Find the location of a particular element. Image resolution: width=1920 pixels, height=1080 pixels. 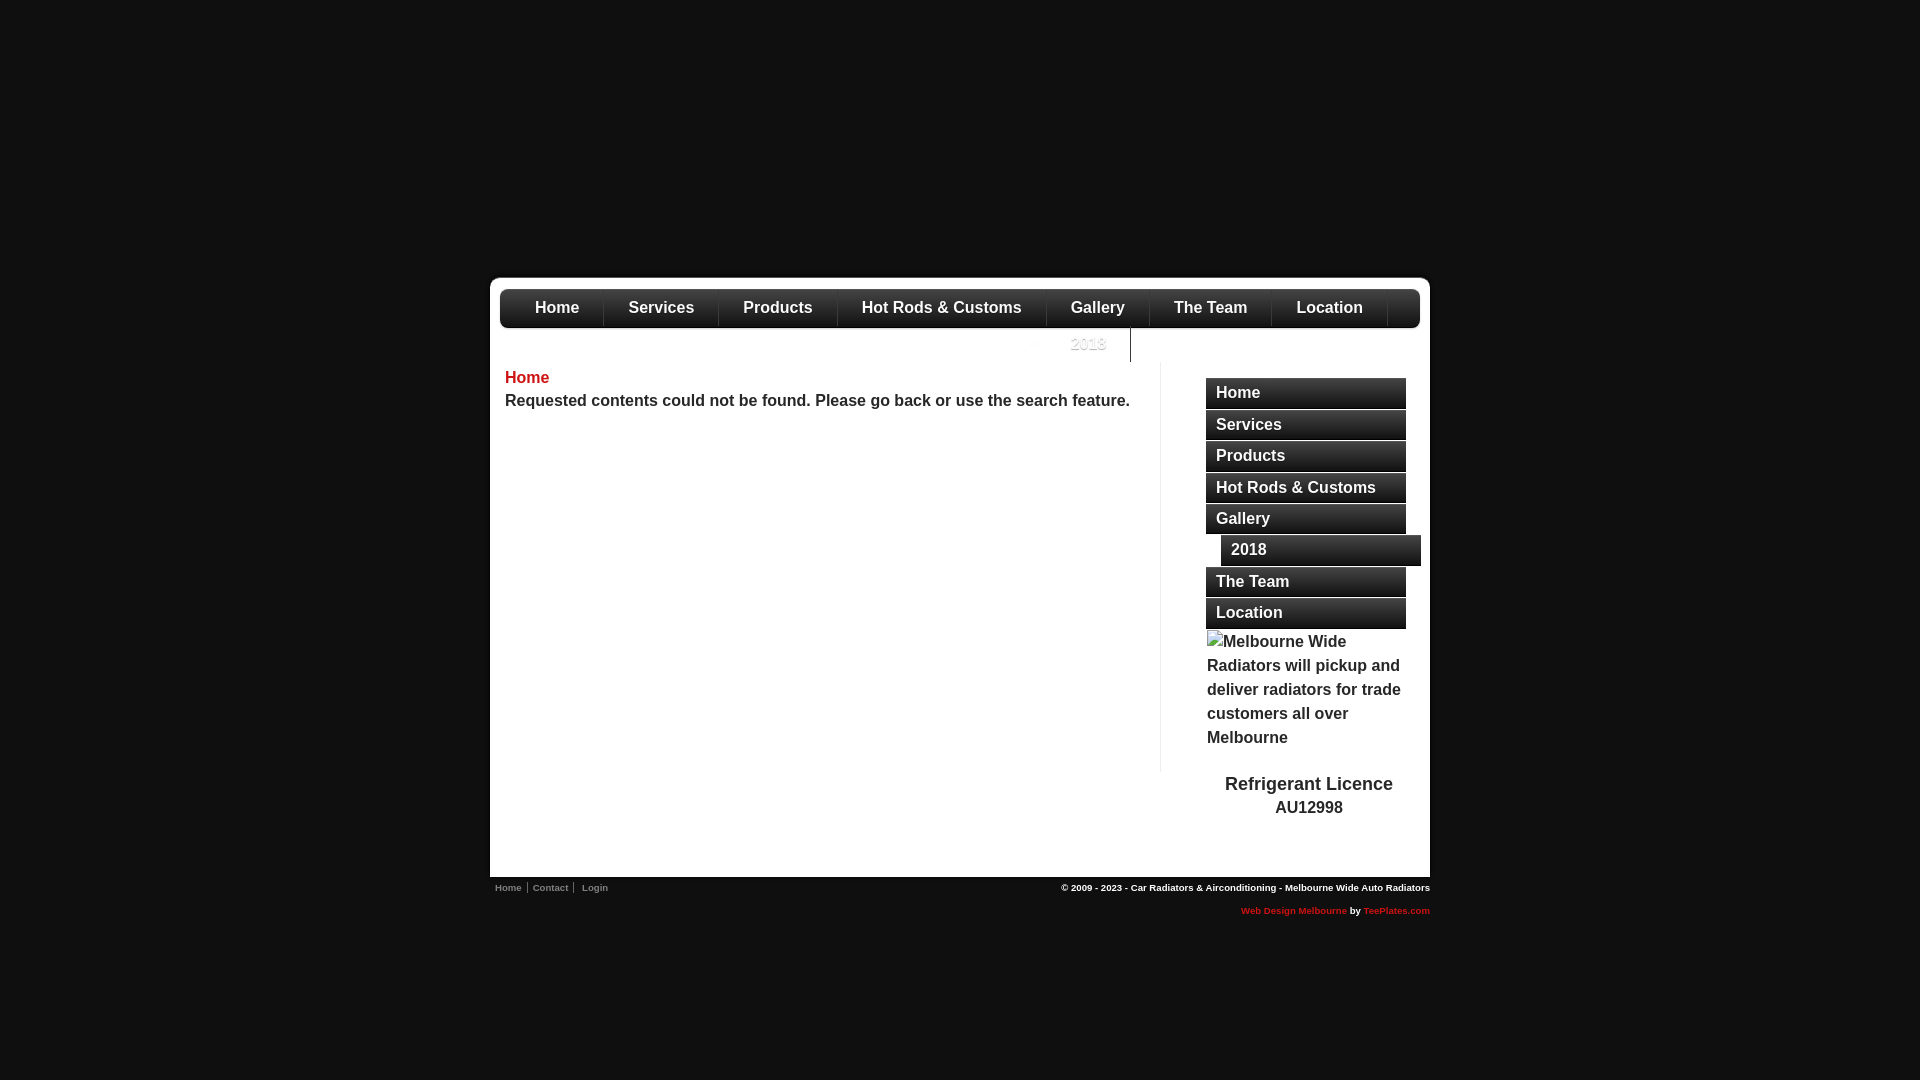

'Web Design Melbourne' is located at coordinates (1294, 910).